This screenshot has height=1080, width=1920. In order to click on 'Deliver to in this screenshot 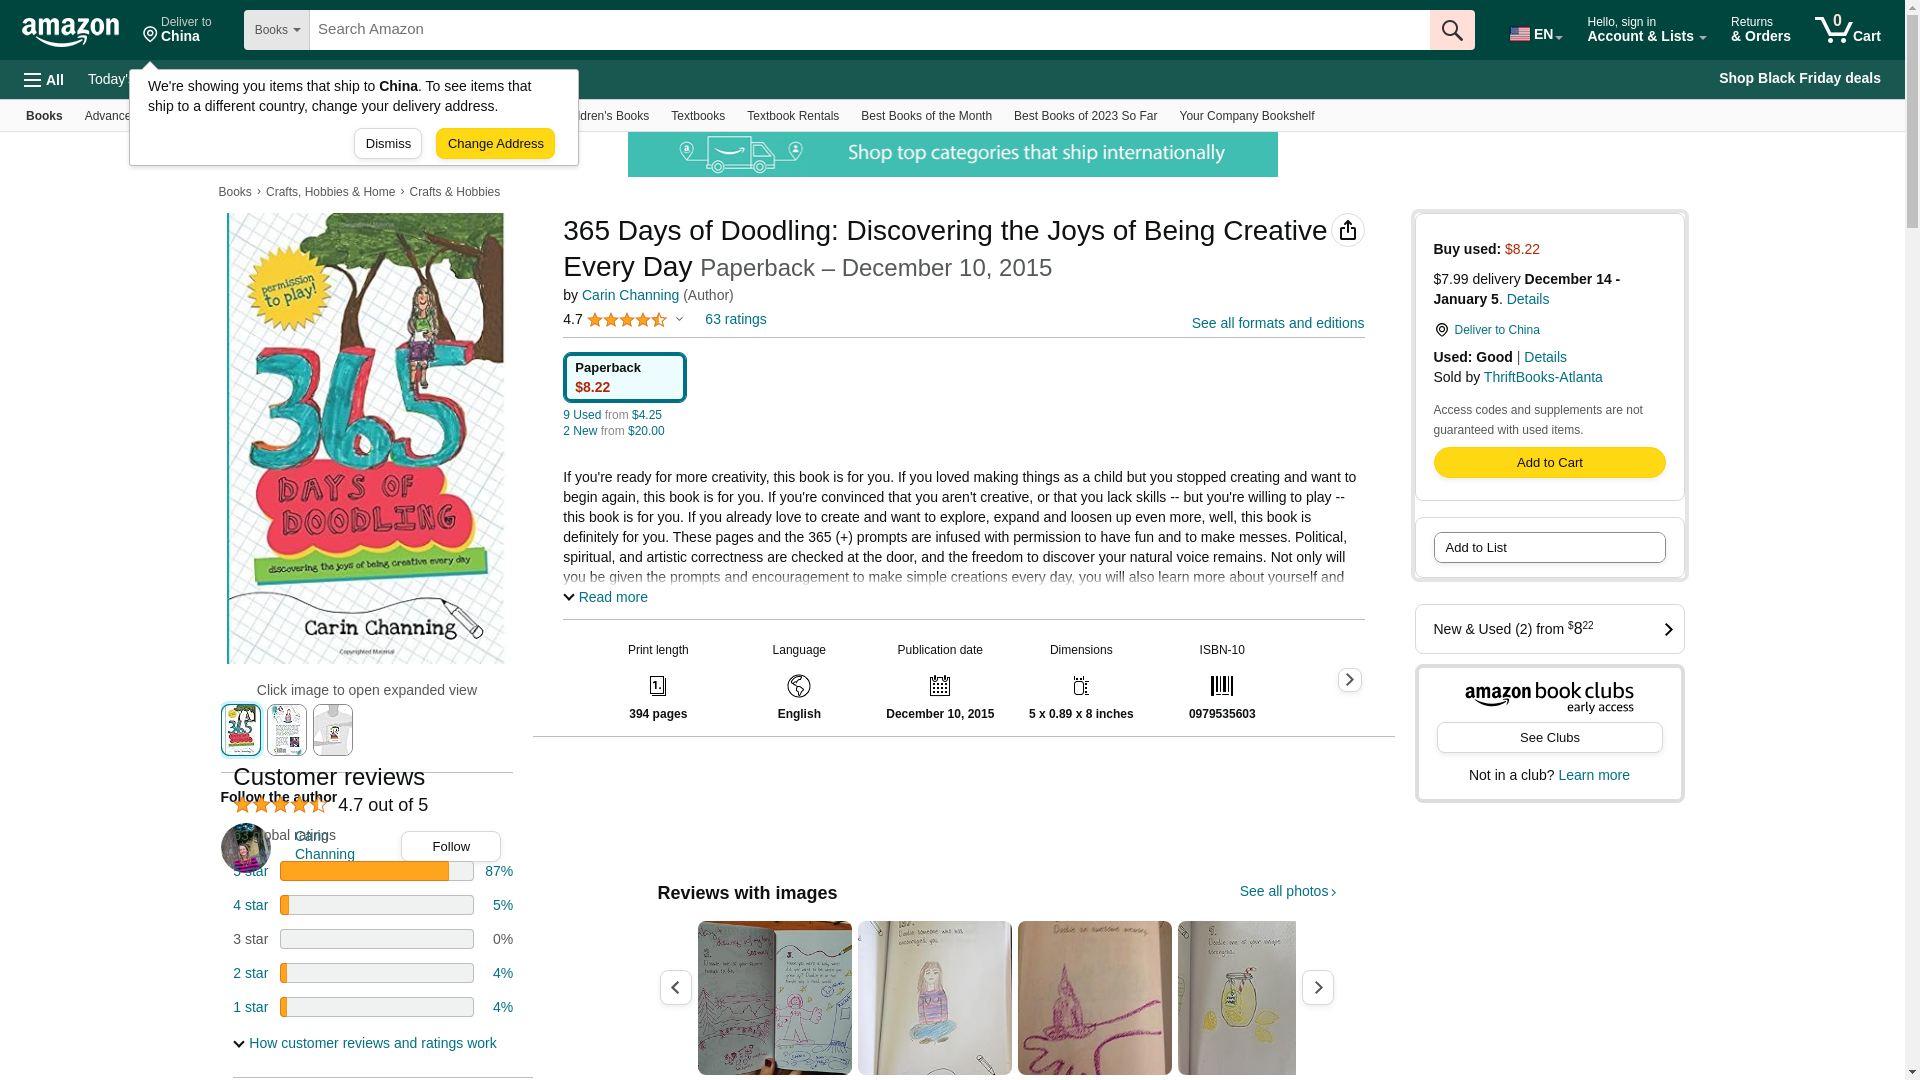, I will do `click(177, 30)`.